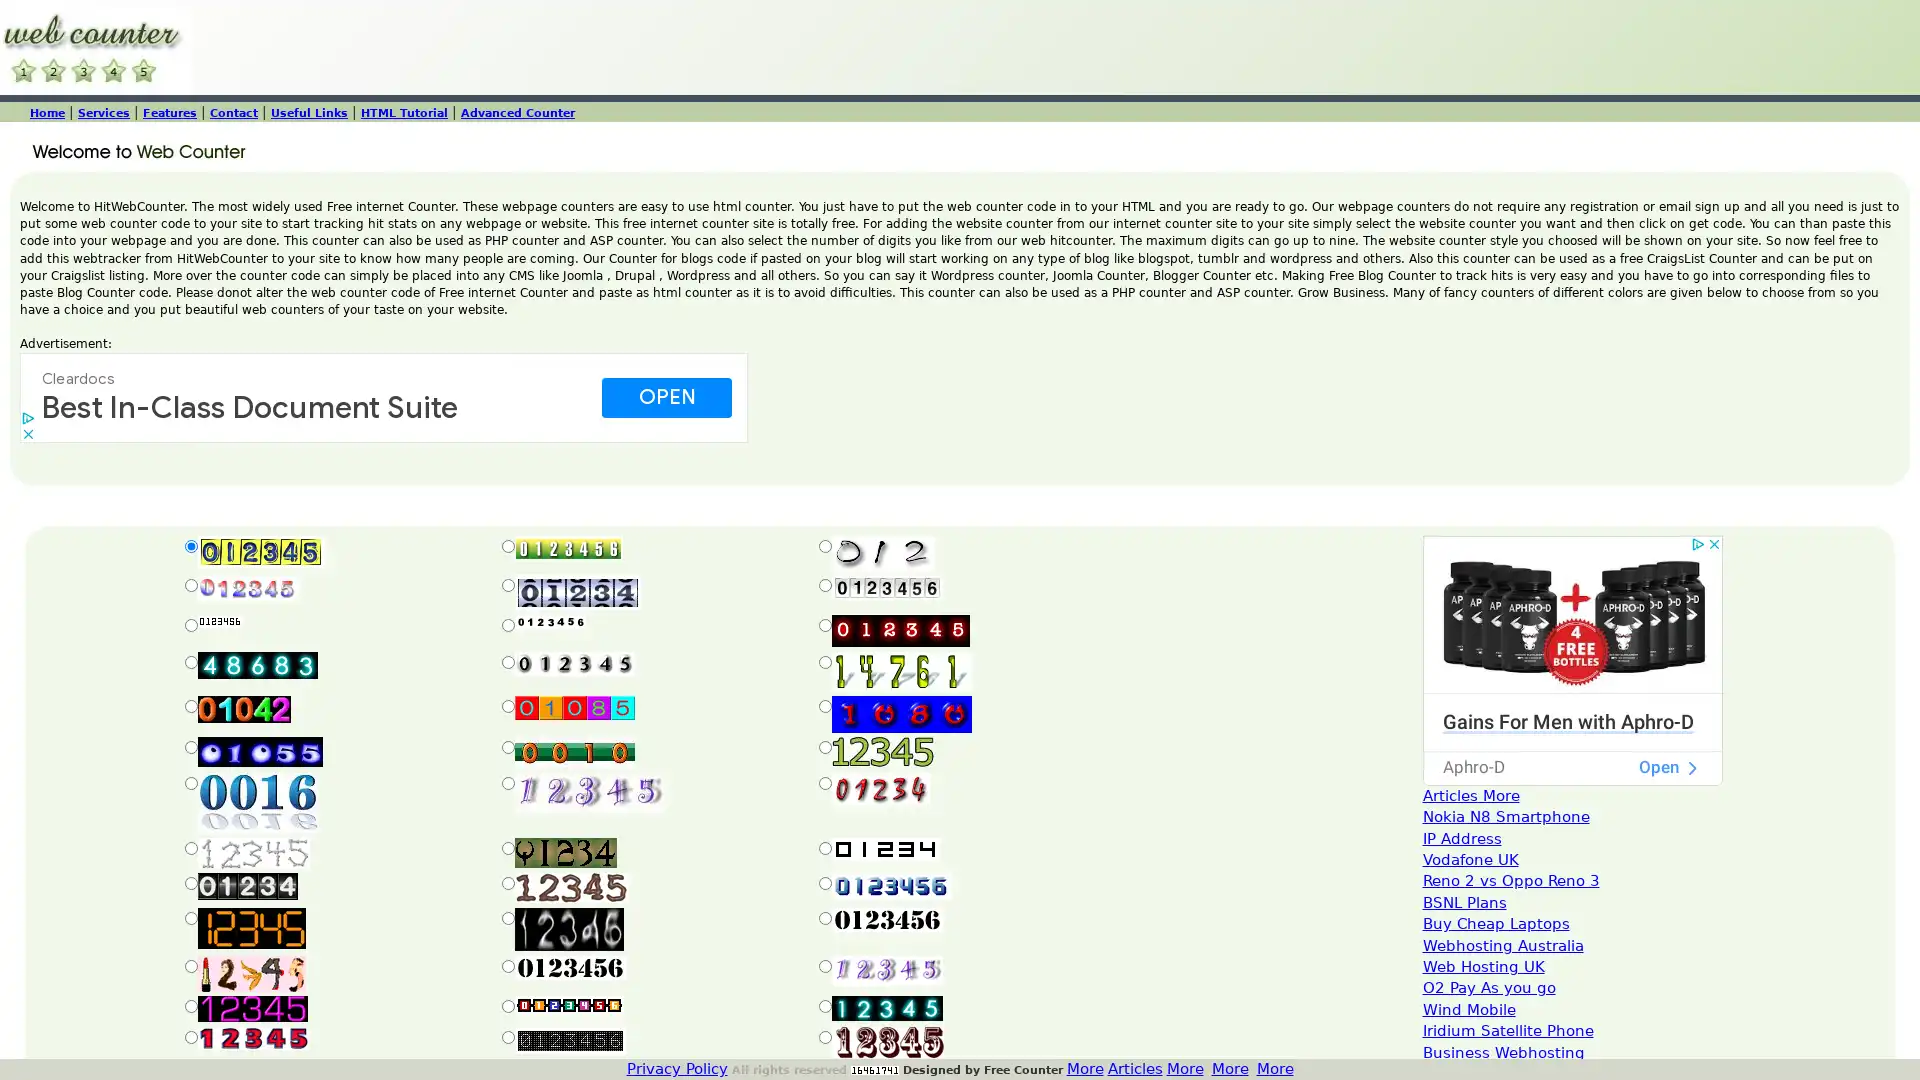  Describe the element at coordinates (881, 752) in the screenshot. I see `Submit` at that location.